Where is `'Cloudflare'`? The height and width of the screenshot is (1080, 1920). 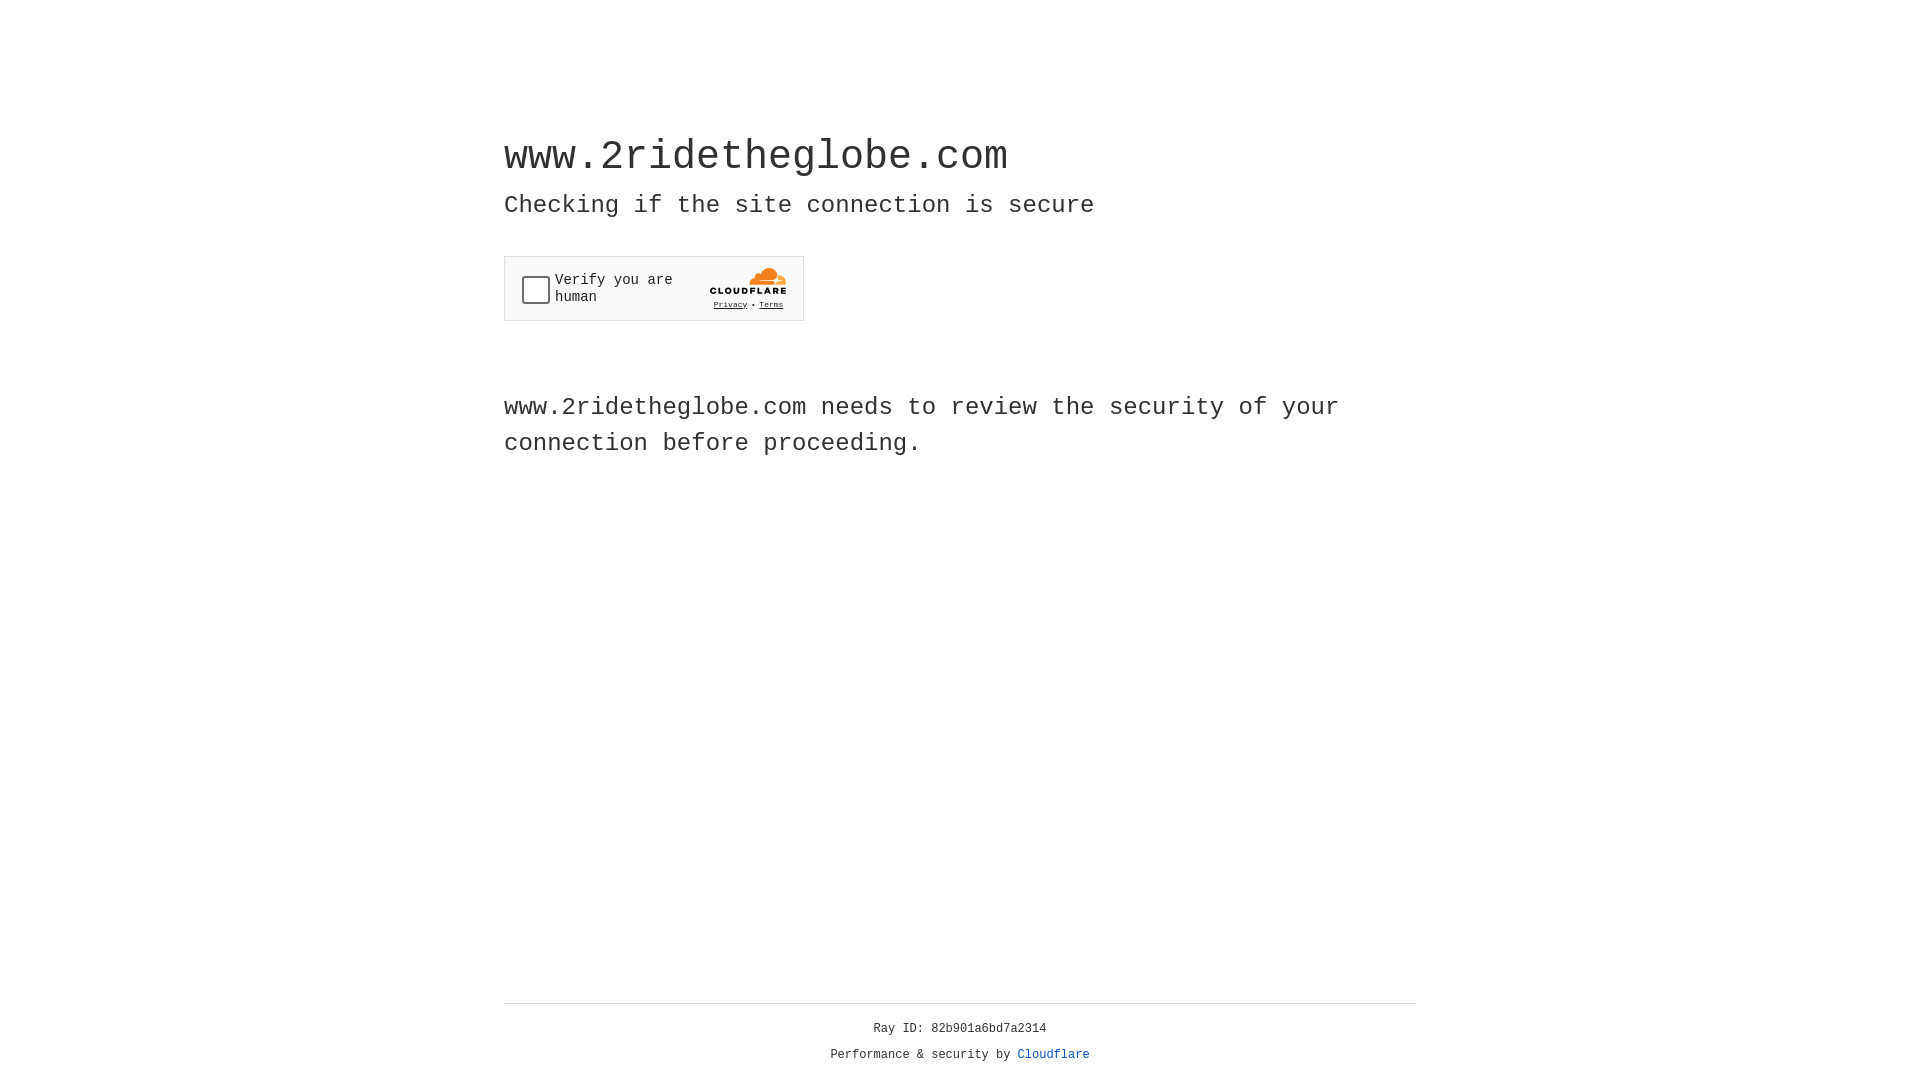 'Cloudflare' is located at coordinates (1017, 1054).